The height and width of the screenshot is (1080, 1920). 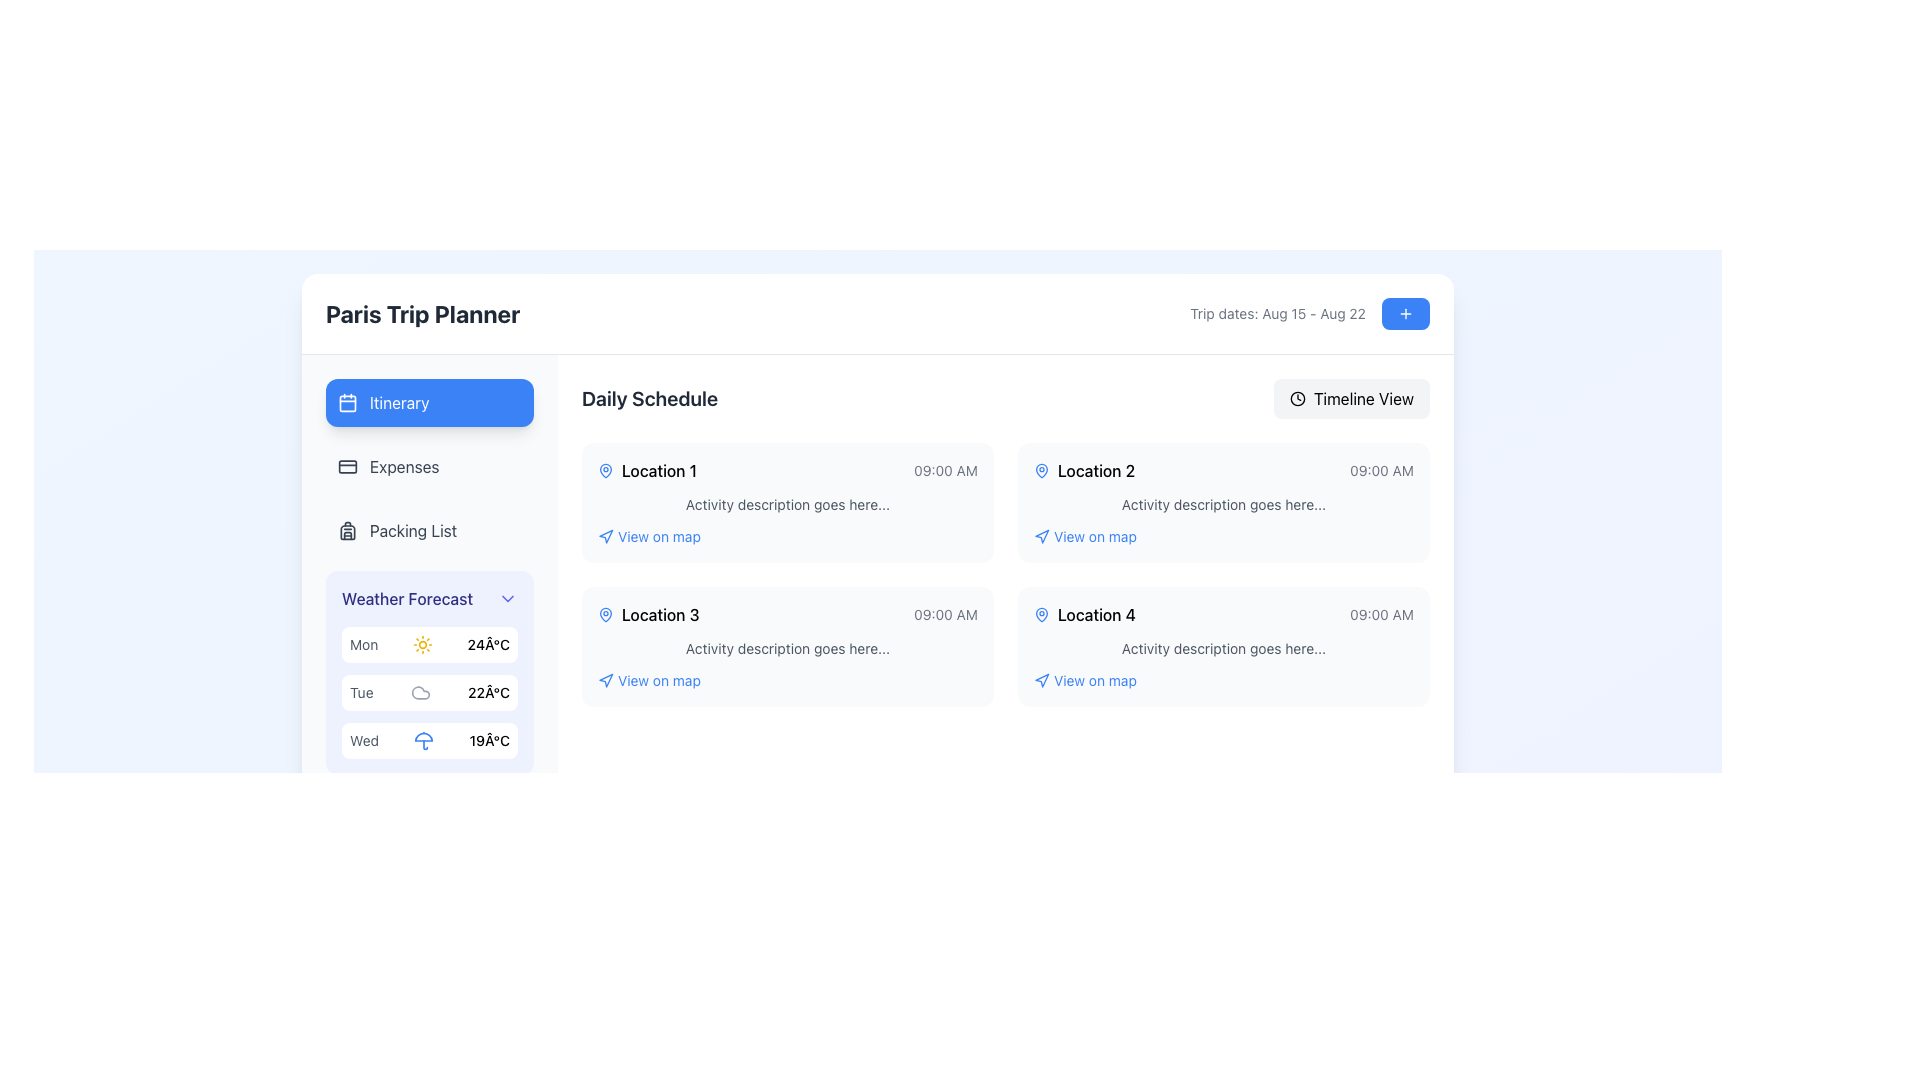 What do you see at coordinates (429, 597) in the screenshot?
I see `the dropdown header for the weather section located at the top of the weather details for Monday` at bounding box center [429, 597].